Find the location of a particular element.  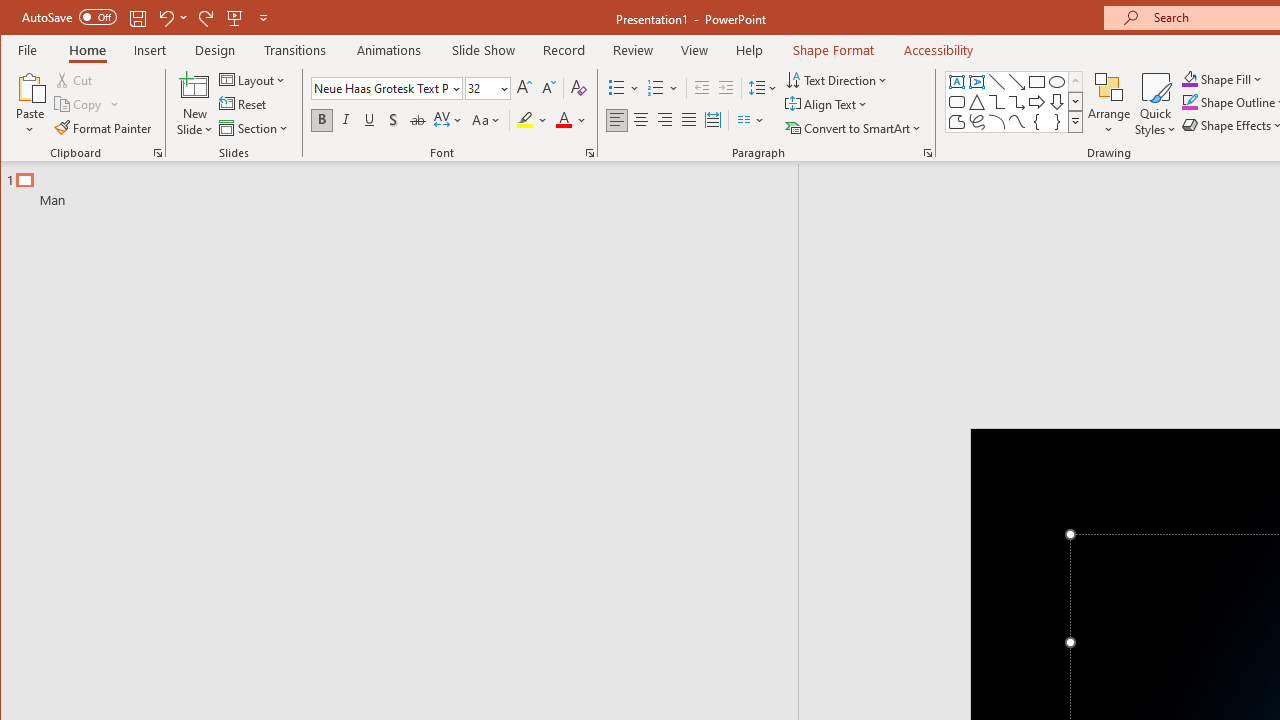

'Increase Indent' is located at coordinates (725, 87).